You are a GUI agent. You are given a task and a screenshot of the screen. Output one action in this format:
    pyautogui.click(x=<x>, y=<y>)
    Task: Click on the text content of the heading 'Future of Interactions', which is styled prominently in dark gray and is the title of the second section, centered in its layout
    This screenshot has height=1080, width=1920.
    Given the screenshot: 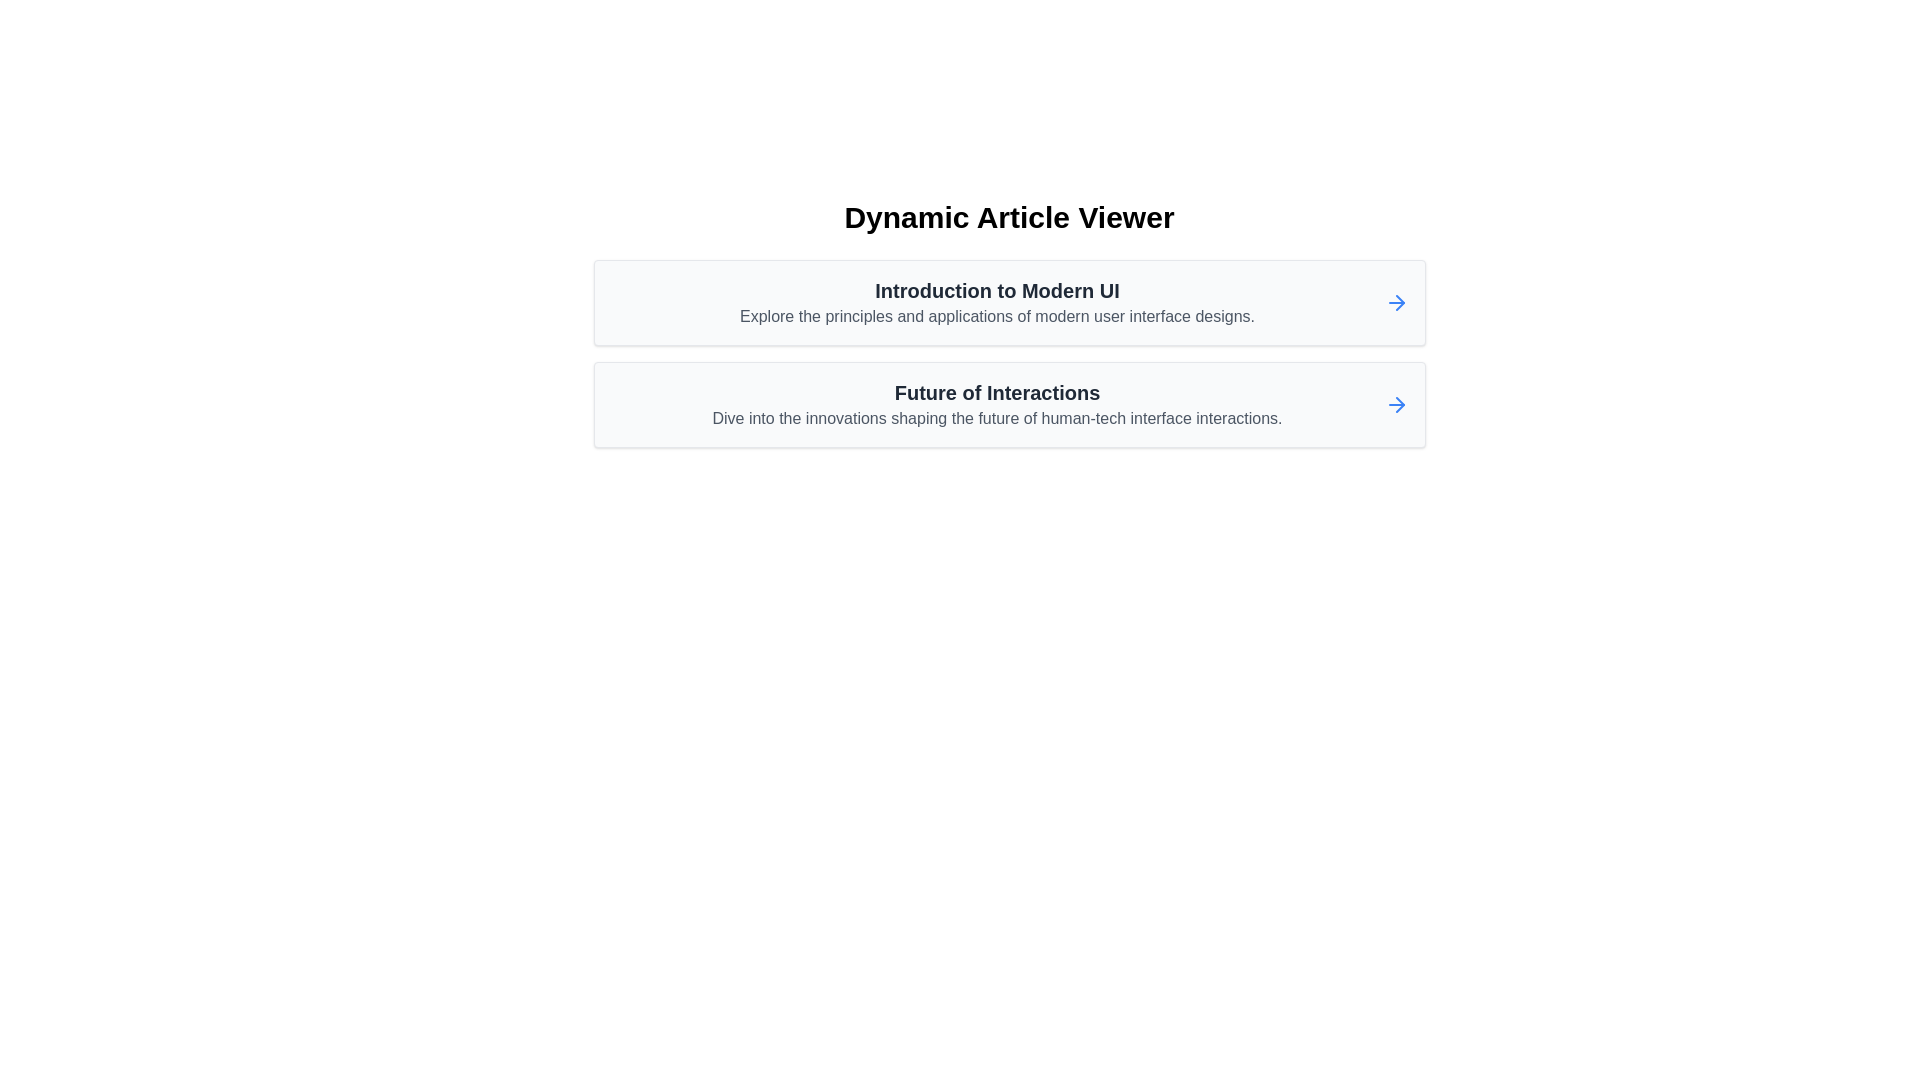 What is the action you would take?
    pyautogui.click(x=997, y=393)
    